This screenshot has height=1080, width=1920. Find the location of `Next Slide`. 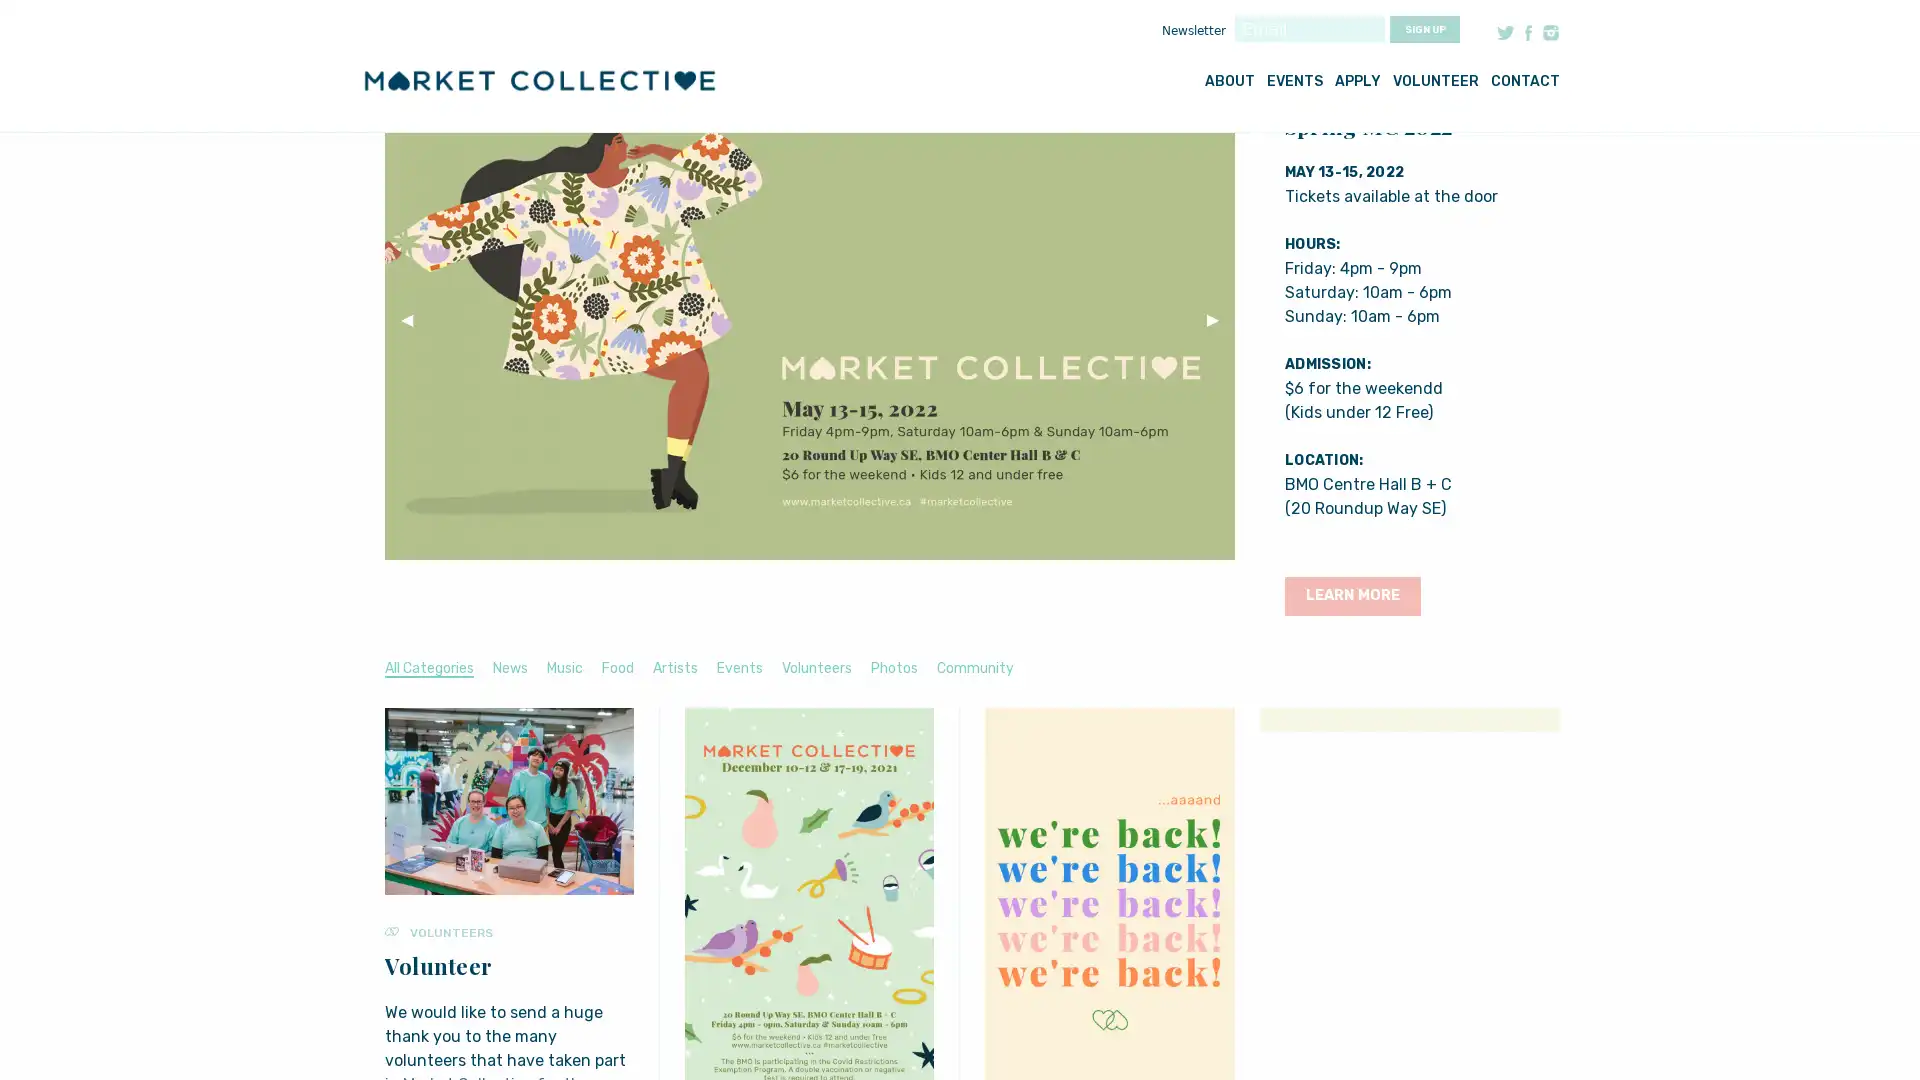

Next Slide is located at coordinates (1212, 319).